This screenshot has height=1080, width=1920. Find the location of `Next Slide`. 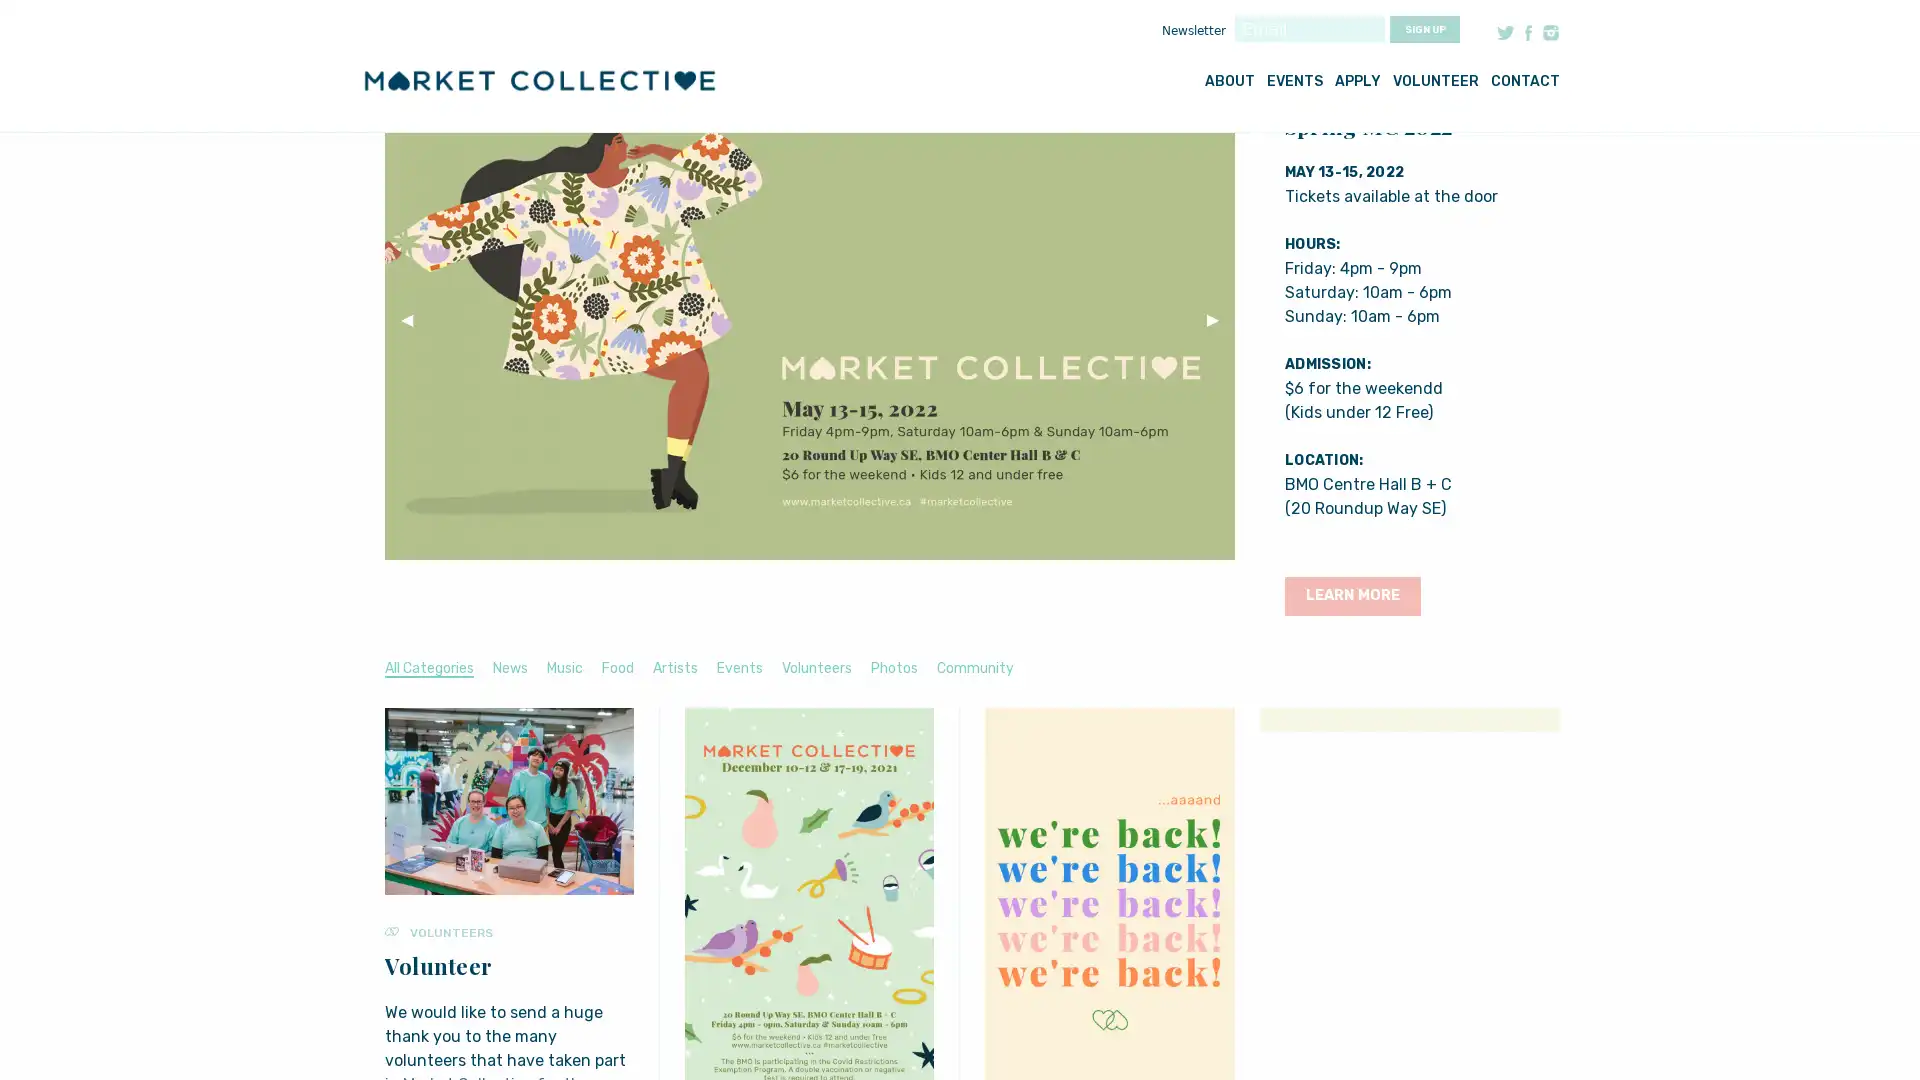

Next Slide is located at coordinates (1212, 319).